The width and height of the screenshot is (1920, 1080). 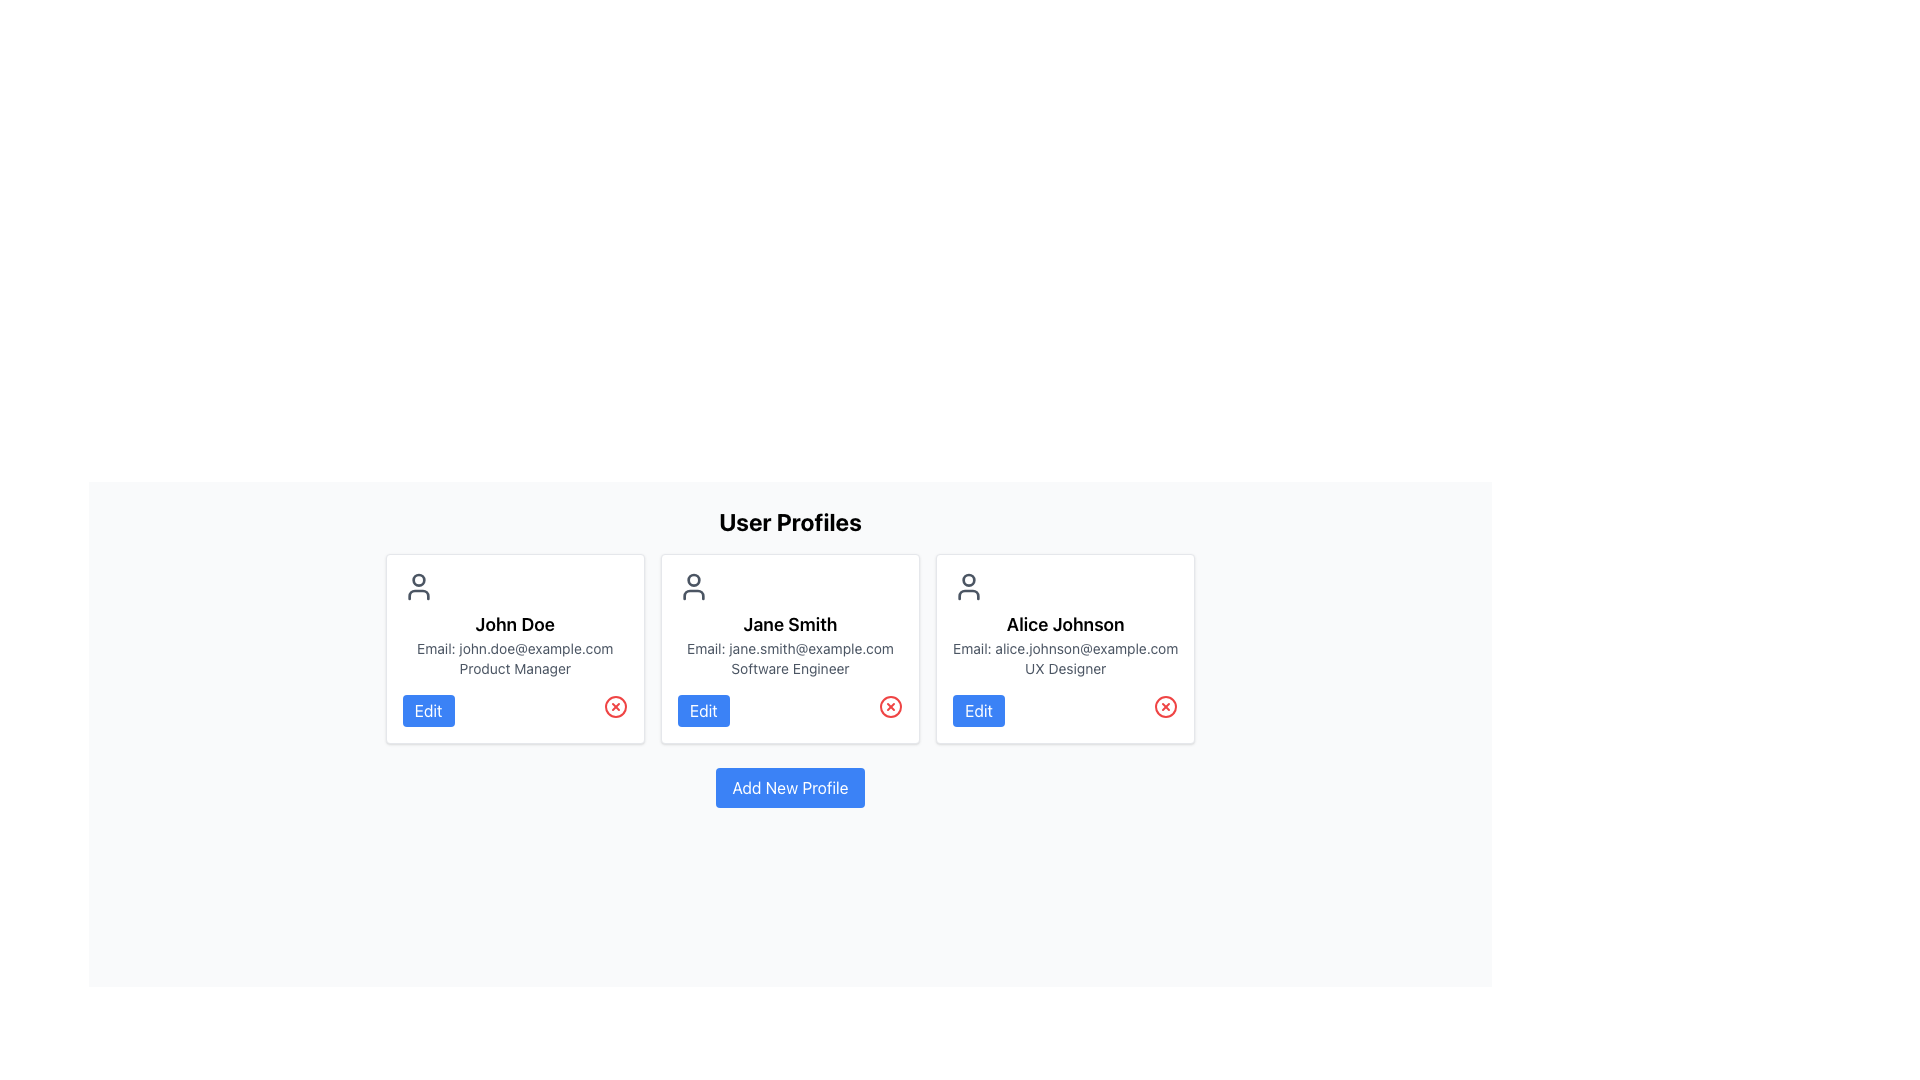 I want to click on the user profile icon located in the top-left corner of the first profile card, above the text 'John Doe', so click(x=417, y=585).